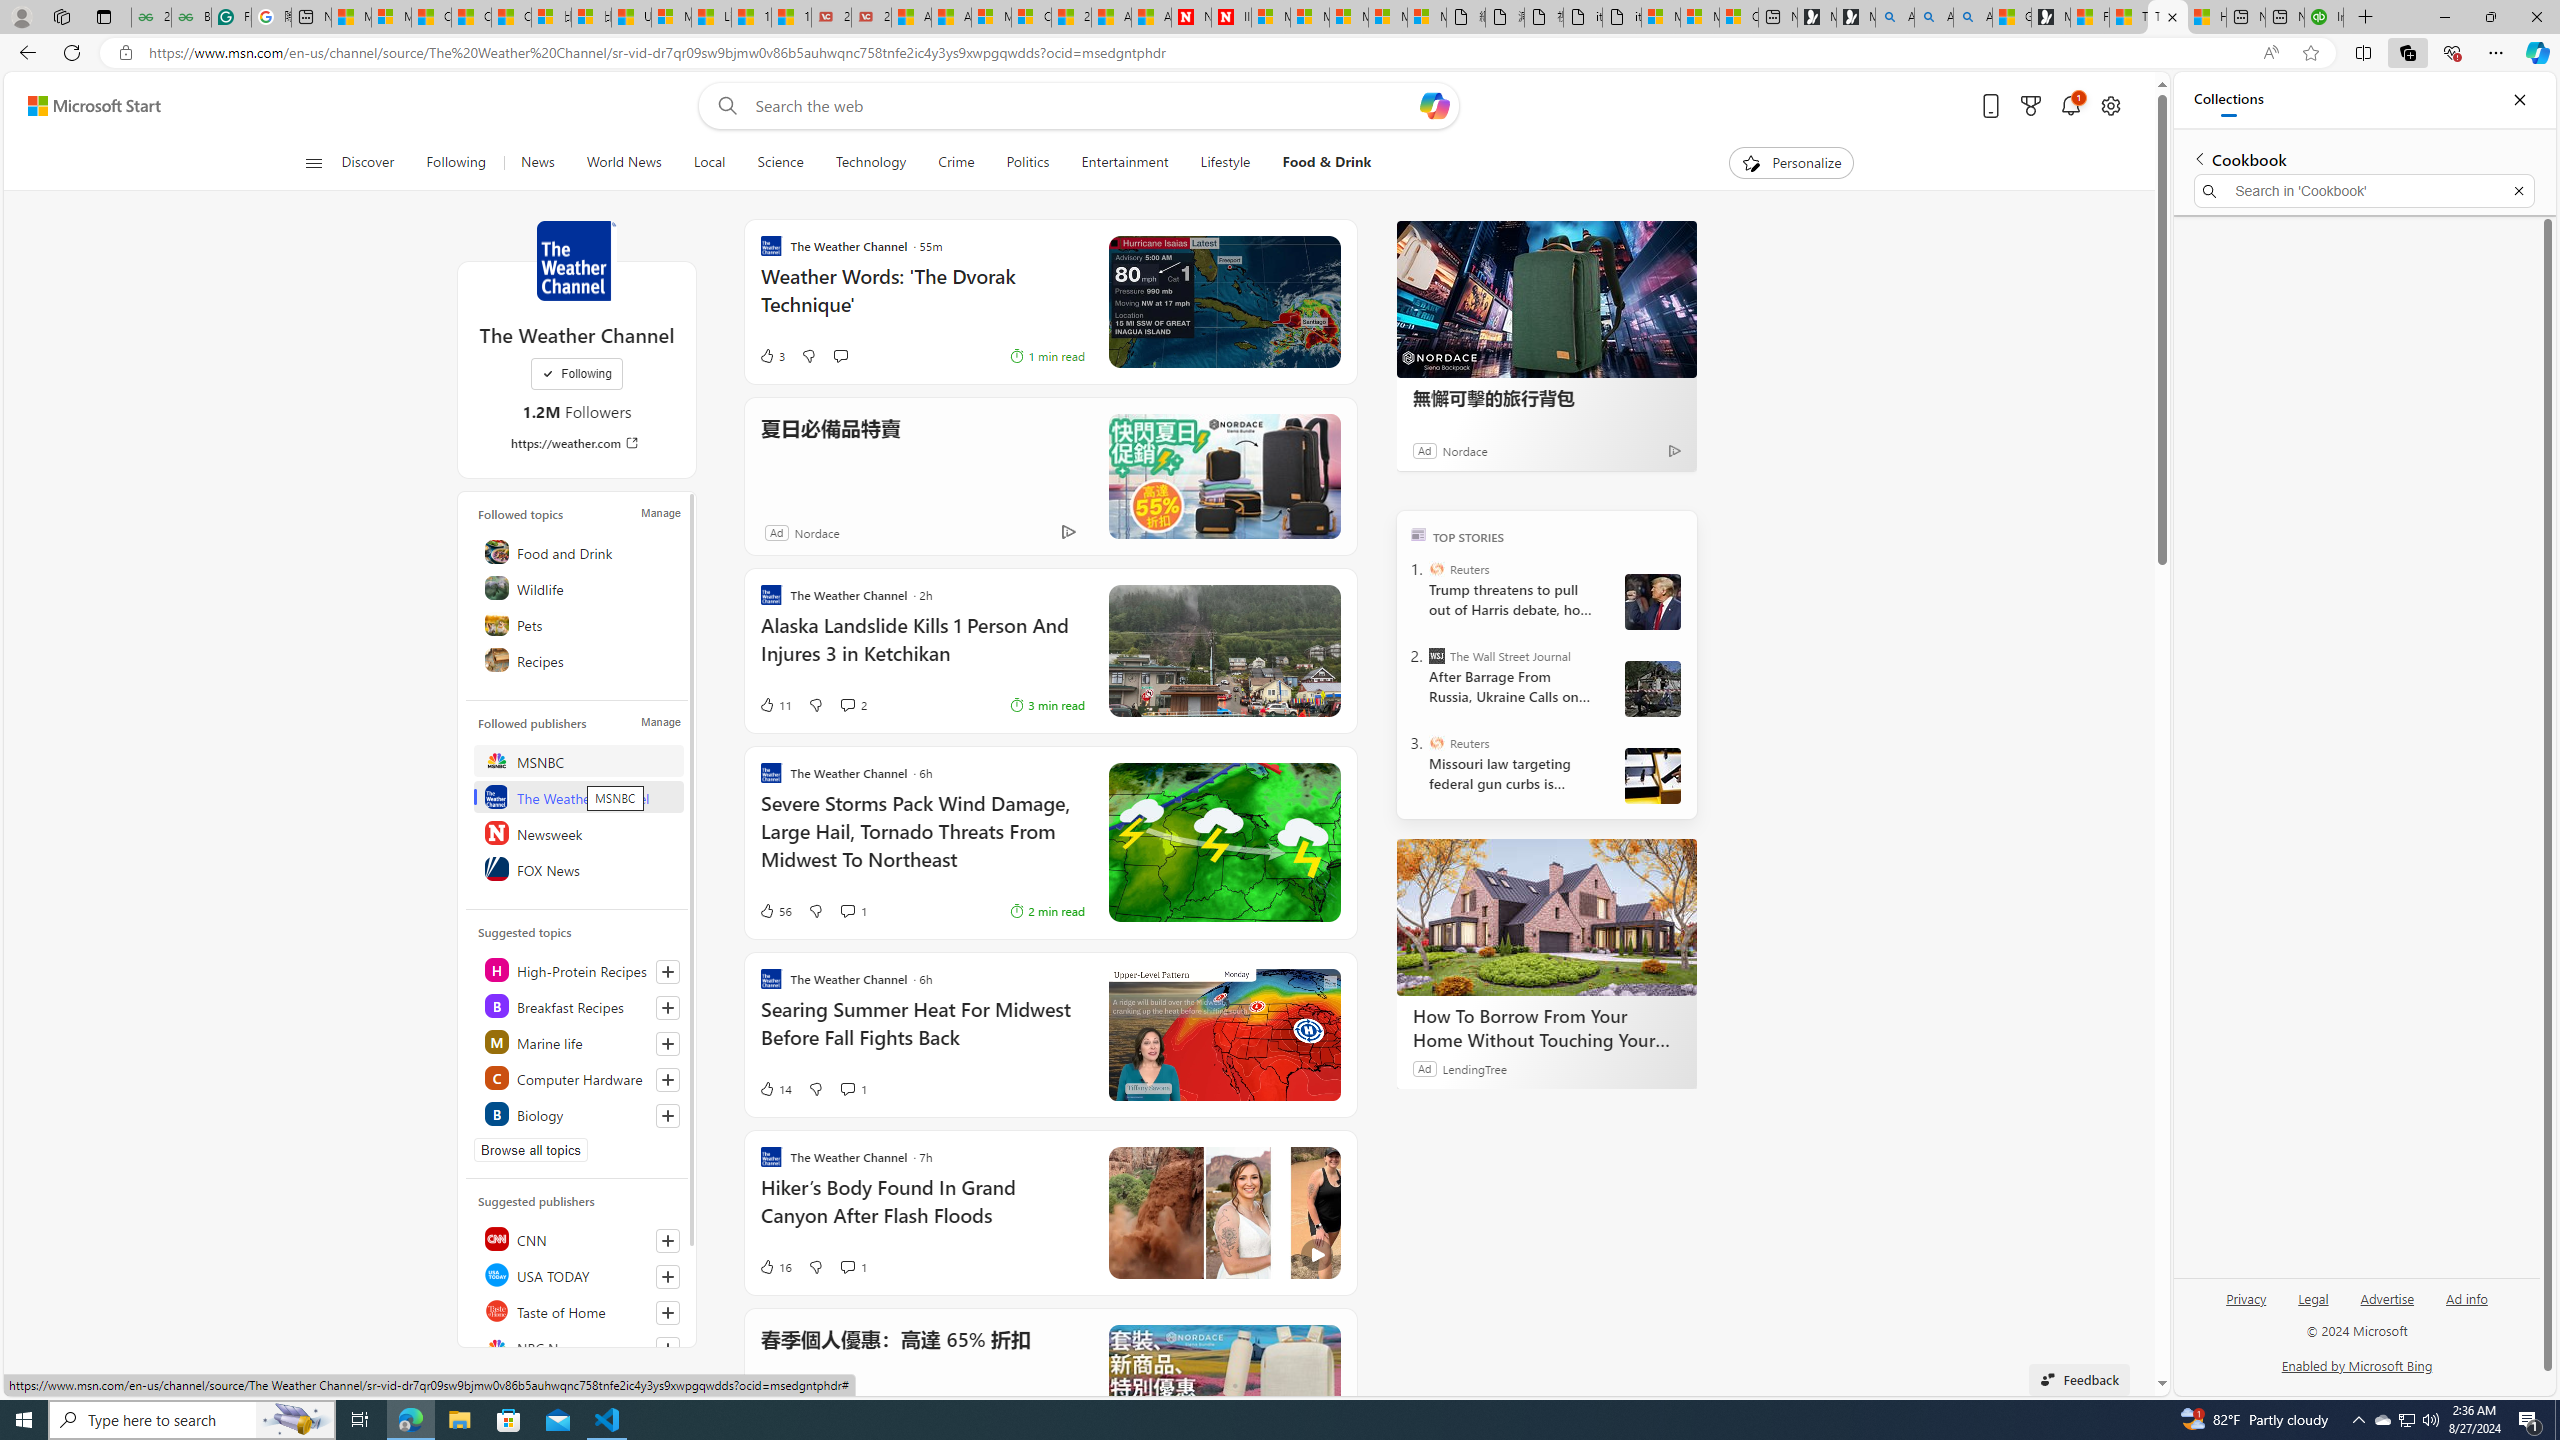 This screenshot has width=2560, height=1440. I want to click on 'NBC News', so click(578, 1347).